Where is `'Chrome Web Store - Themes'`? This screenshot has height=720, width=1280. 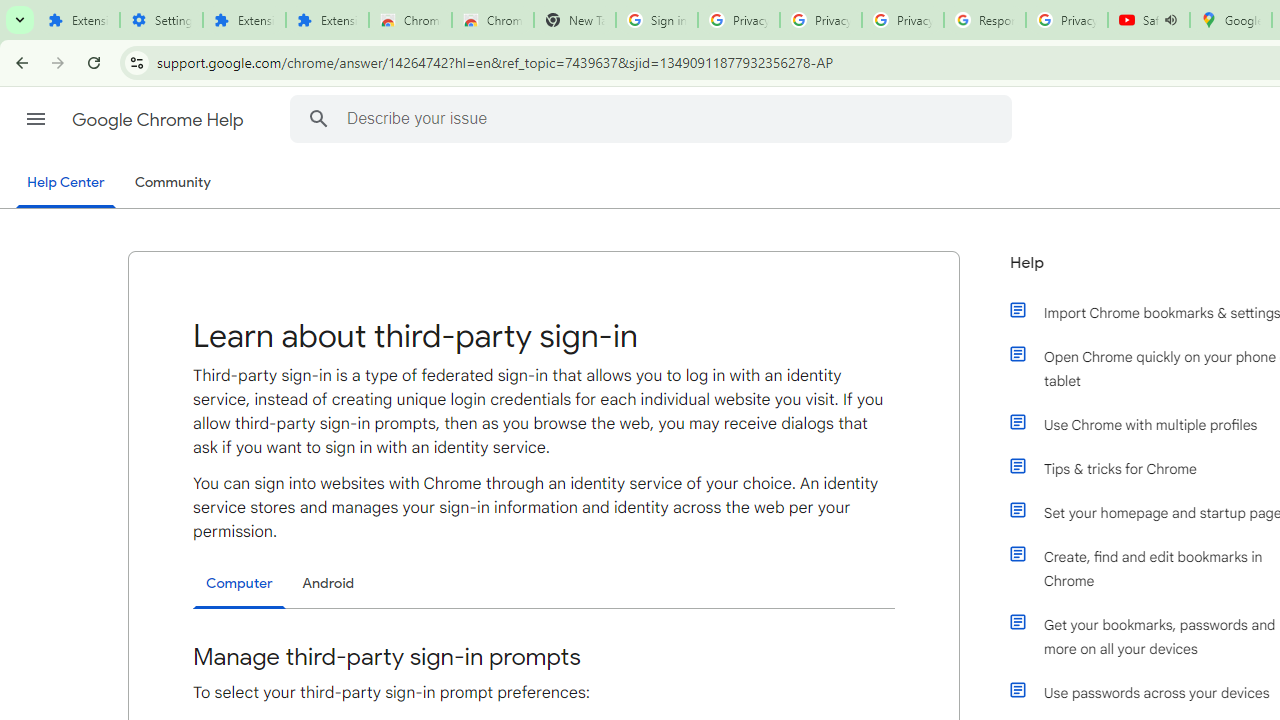 'Chrome Web Store - Themes' is located at coordinates (492, 20).